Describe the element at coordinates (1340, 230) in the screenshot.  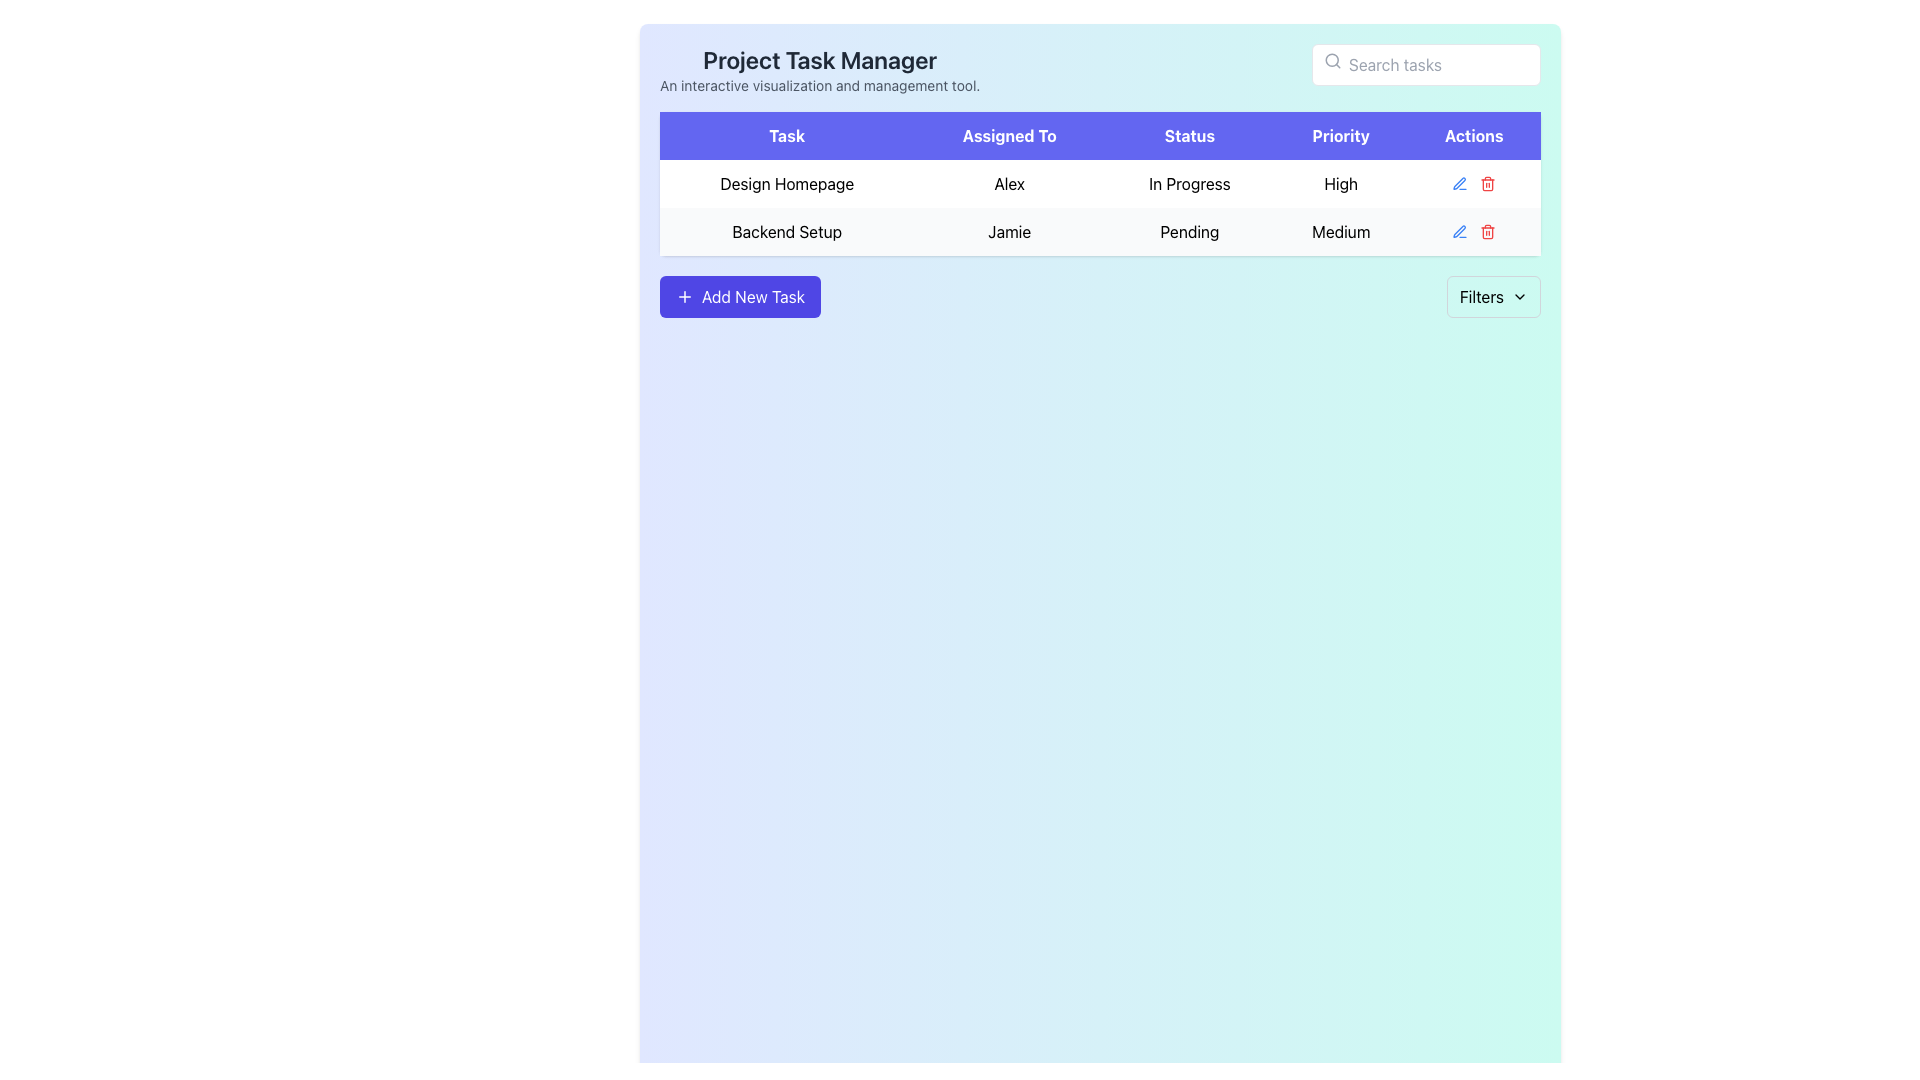
I see `the text label displaying 'Medium' in the 'Priority' column of the 'Backend Setup' task row` at that location.